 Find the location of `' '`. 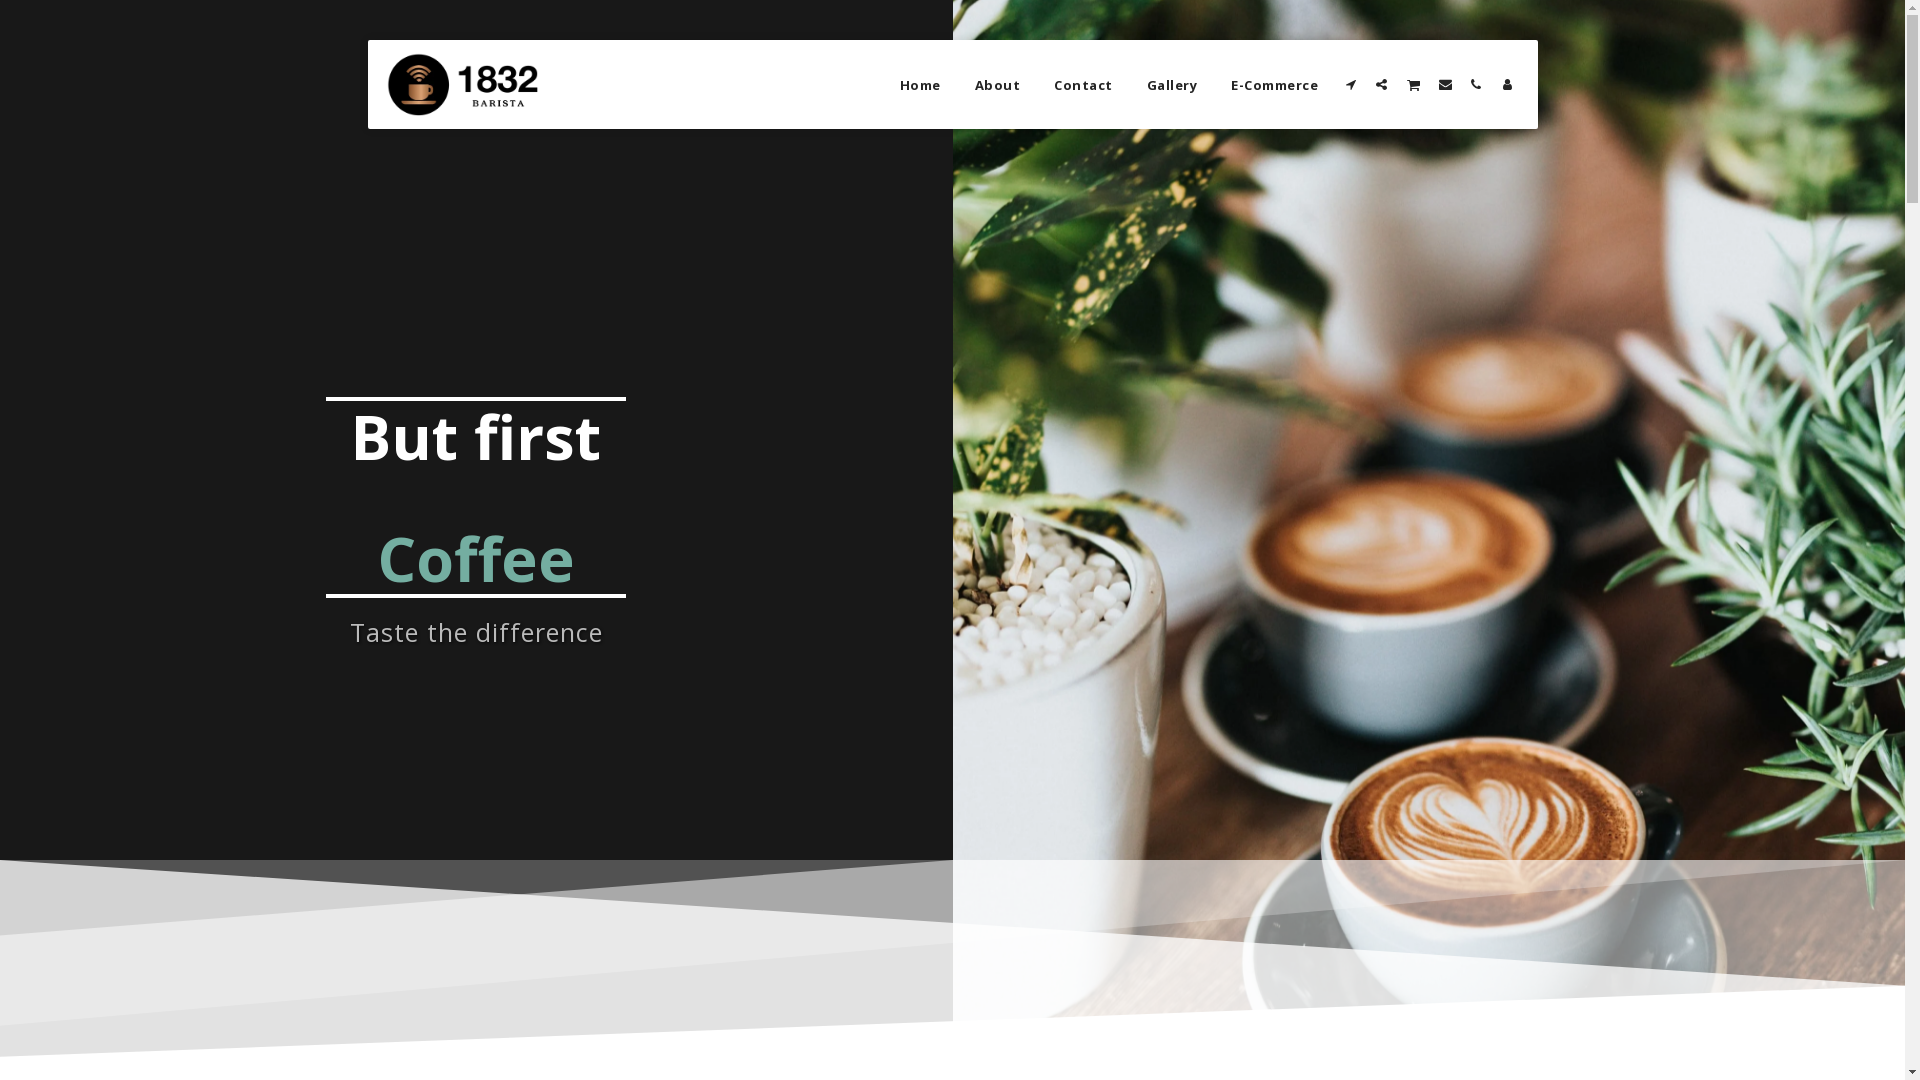

' ' is located at coordinates (1411, 83).